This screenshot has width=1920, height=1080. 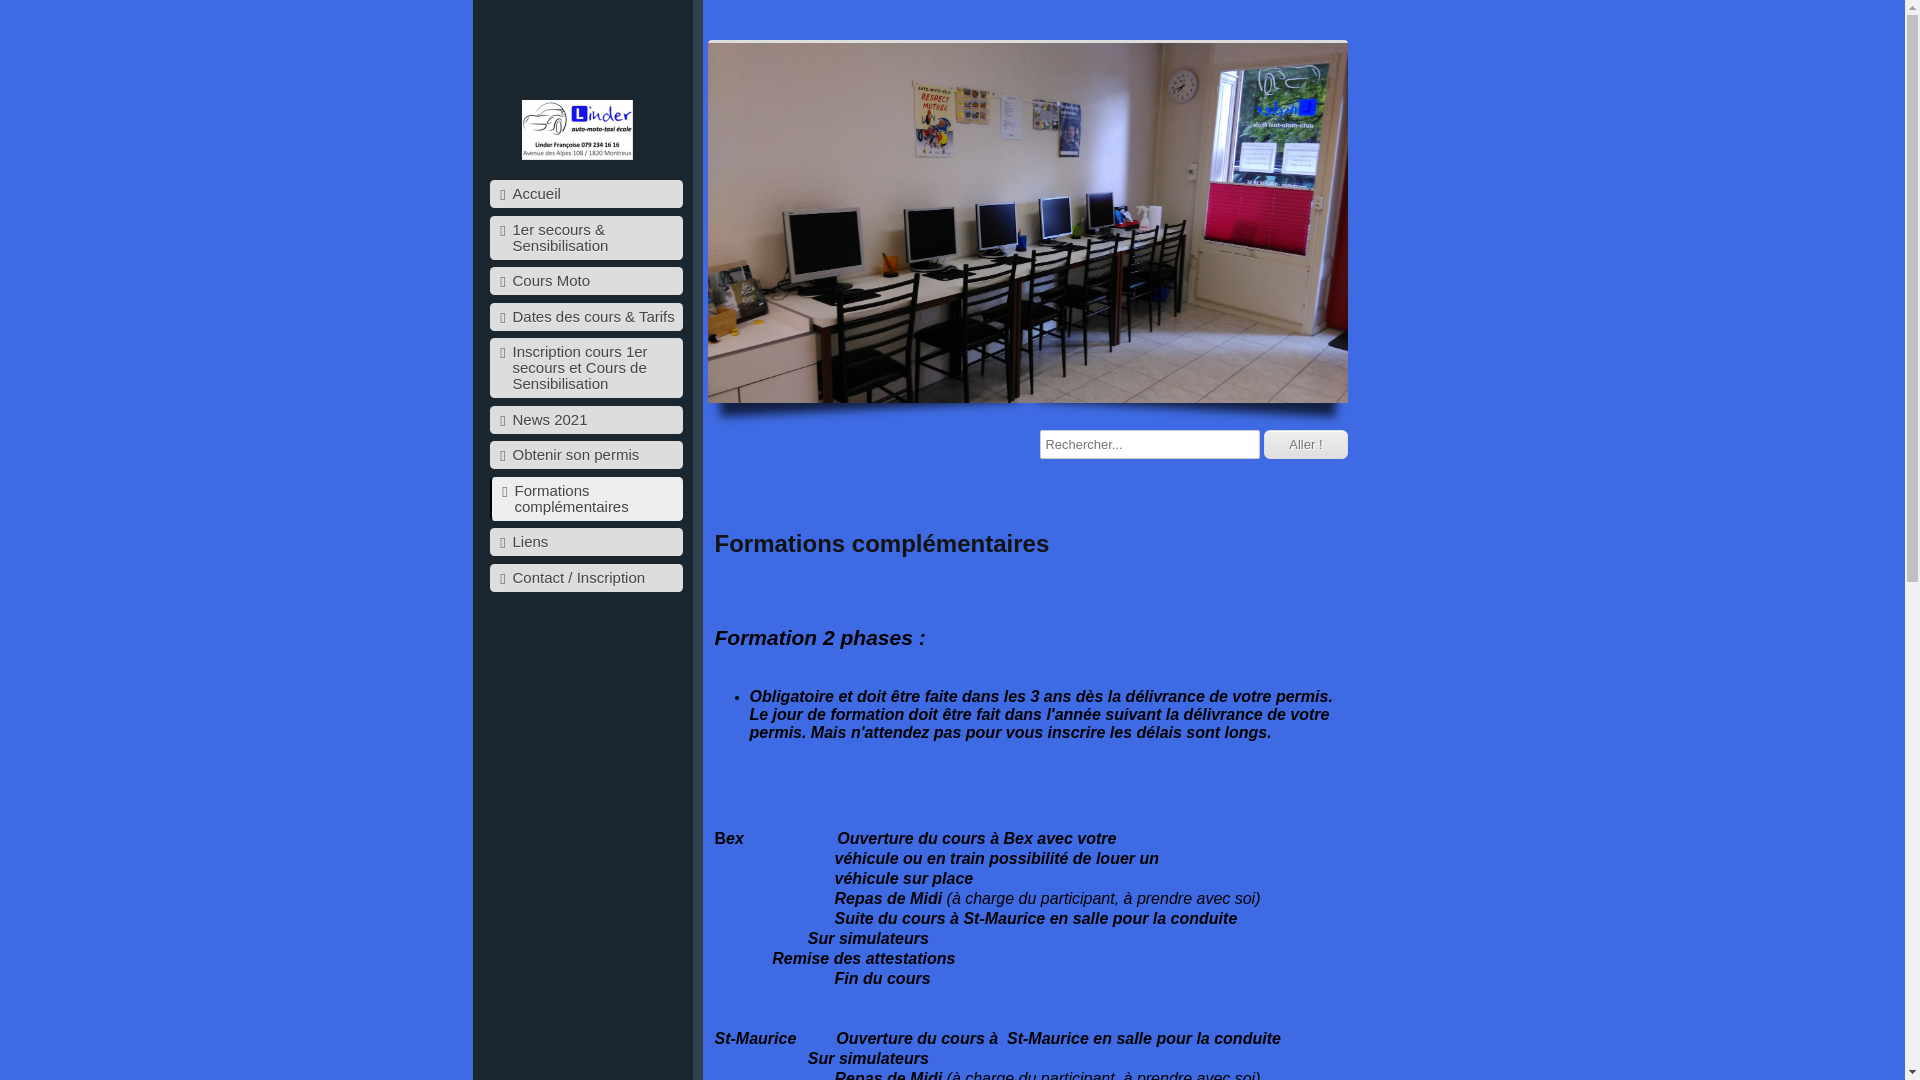 What do you see at coordinates (585, 542) in the screenshot?
I see `'Liens'` at bounding box center [585, 542].